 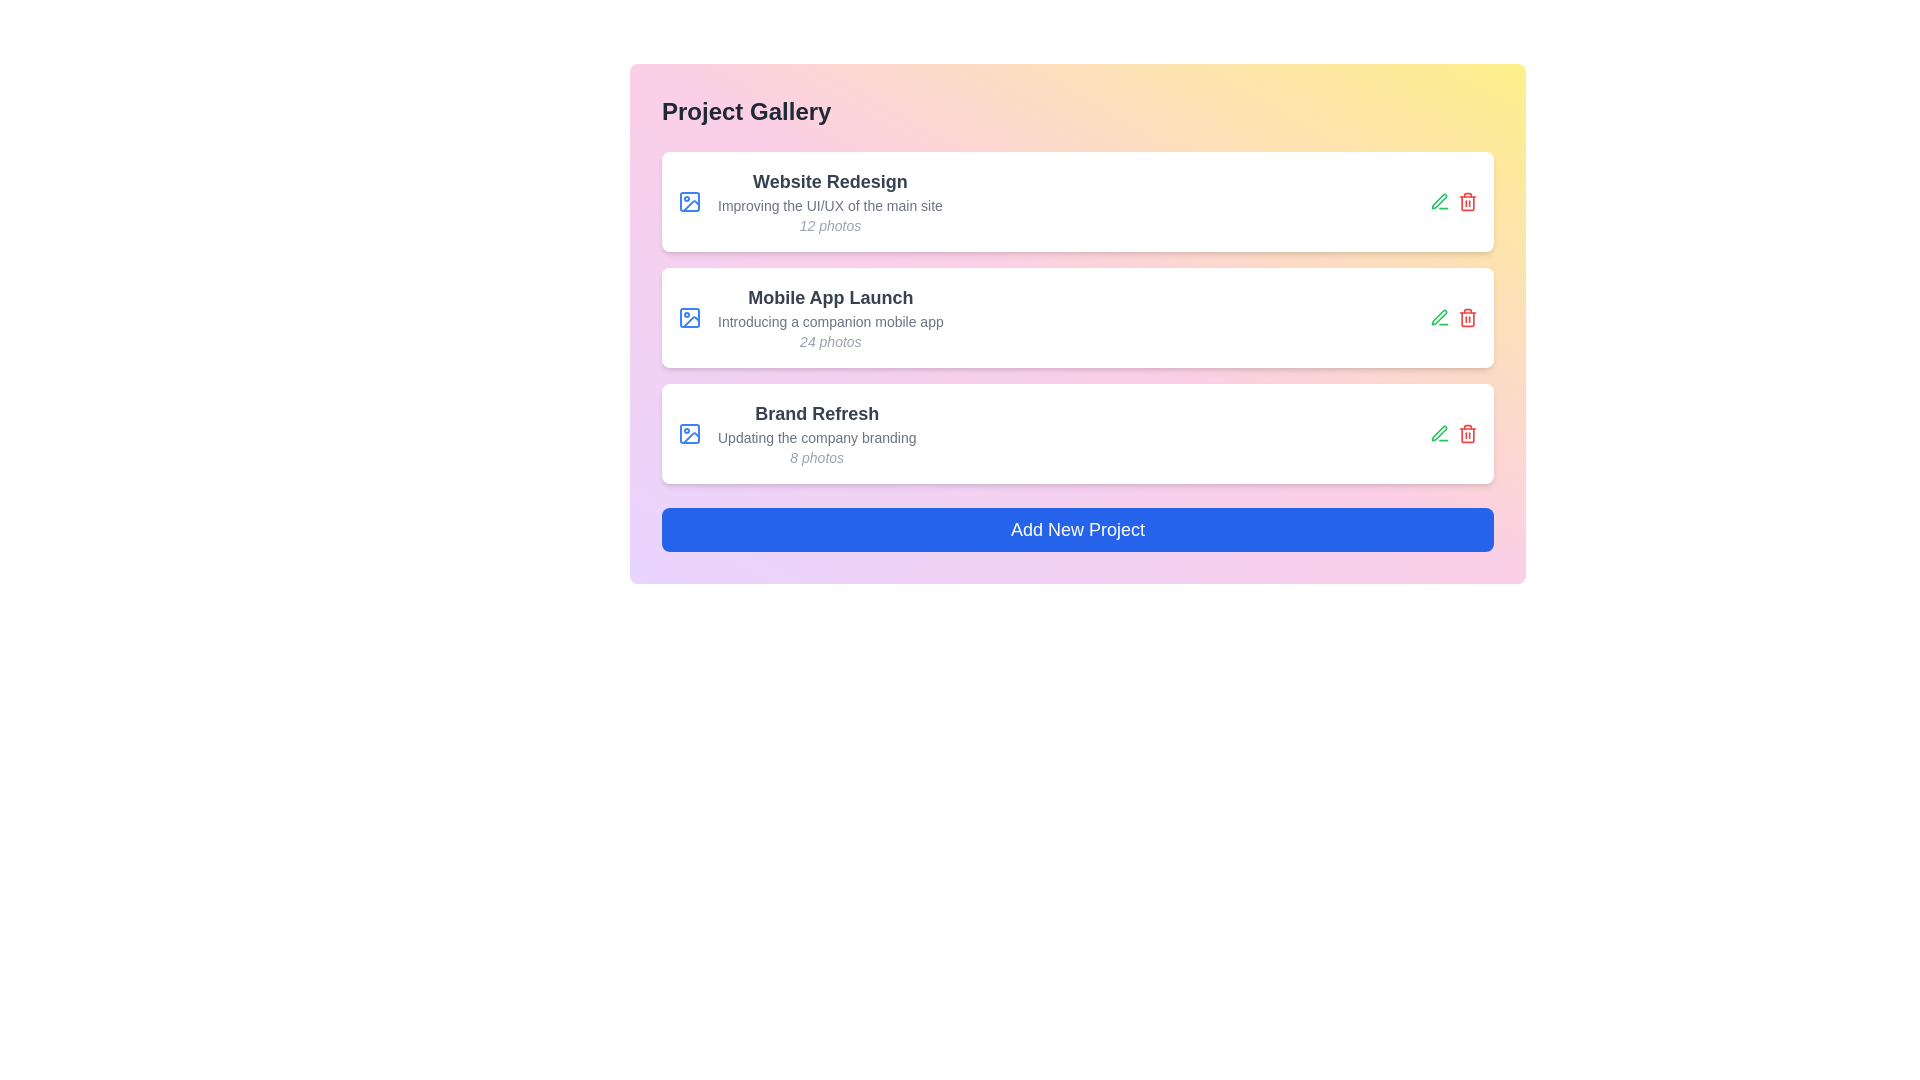 What do you see at coordinates (830, 181) in the screenshot?
I see `the project with title Website Redesign` at bounding box center [830, 181].